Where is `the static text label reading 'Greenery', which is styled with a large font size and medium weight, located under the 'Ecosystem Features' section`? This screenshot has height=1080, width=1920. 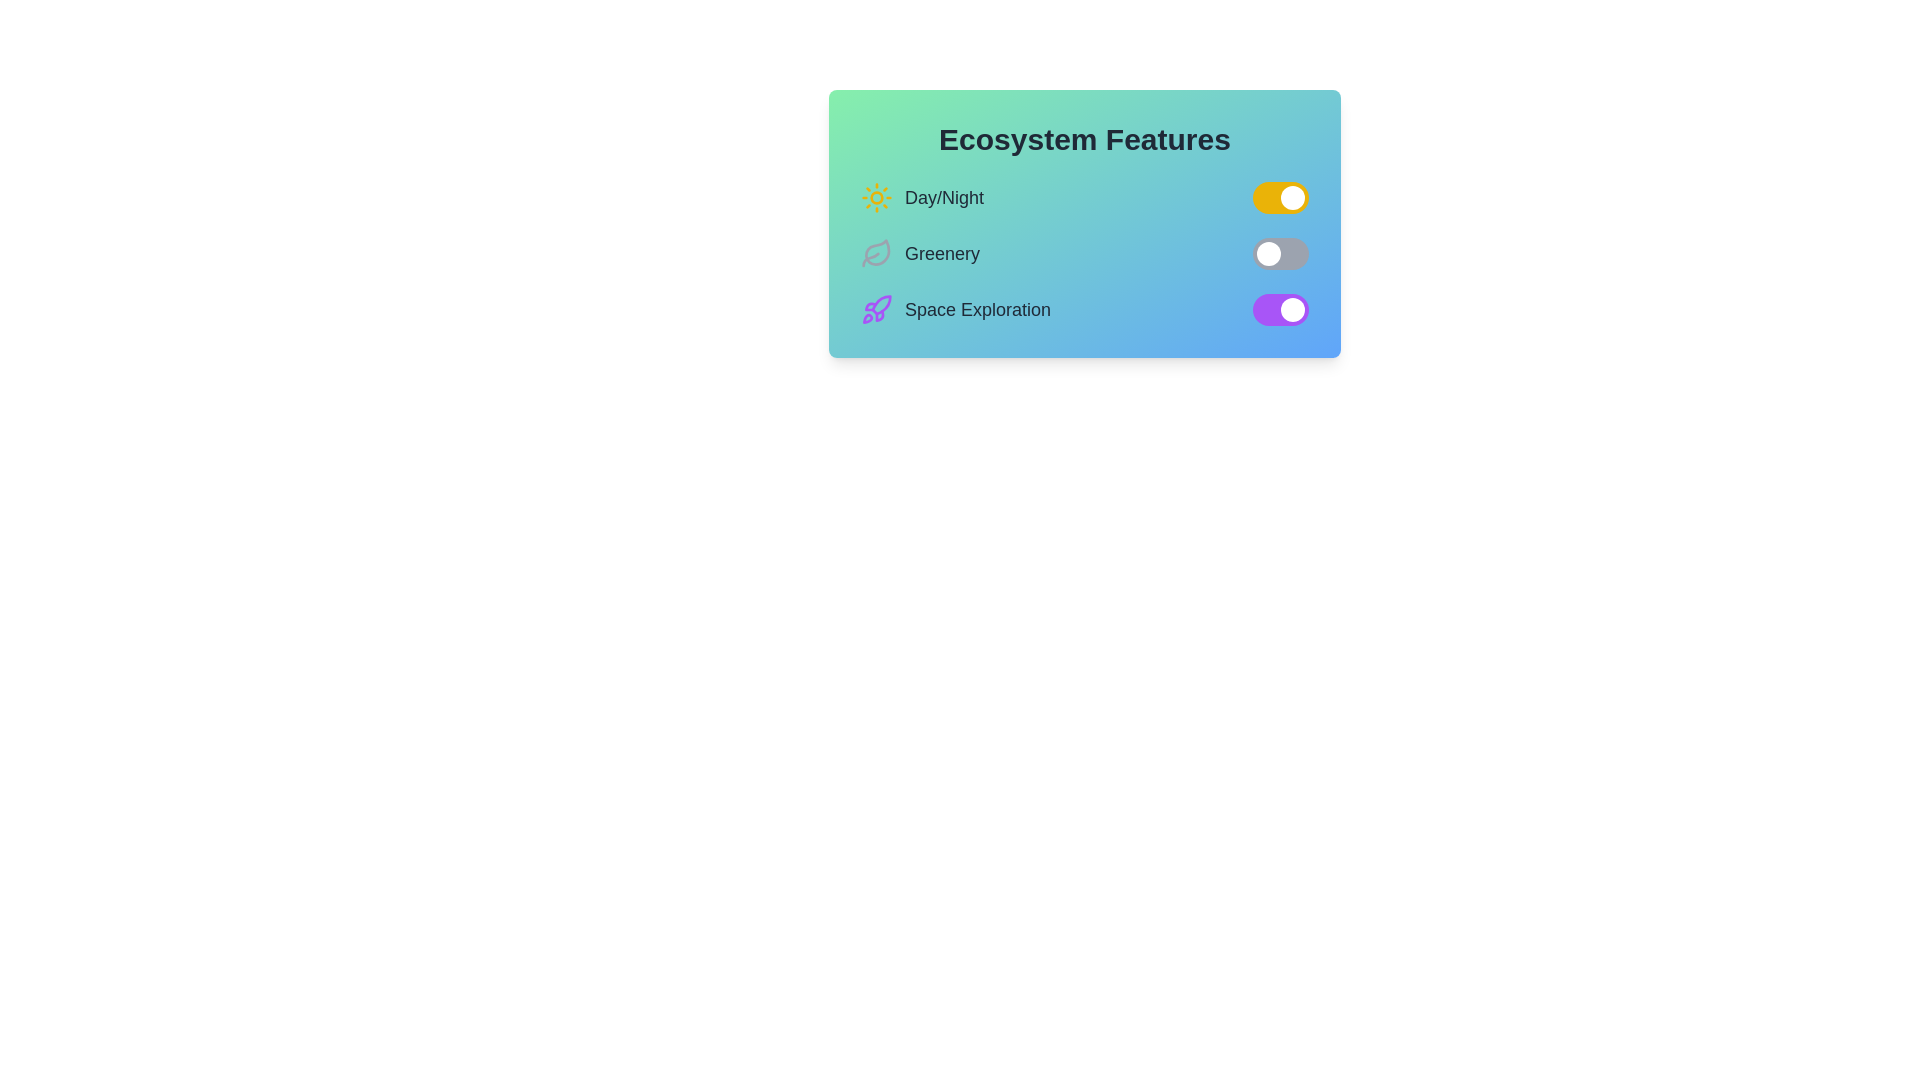
the static text label reading 'Greenery', which is styled with a large font size and medium weight, located under the 'Ecosystem Features' section is located at coordinates (941, 253).